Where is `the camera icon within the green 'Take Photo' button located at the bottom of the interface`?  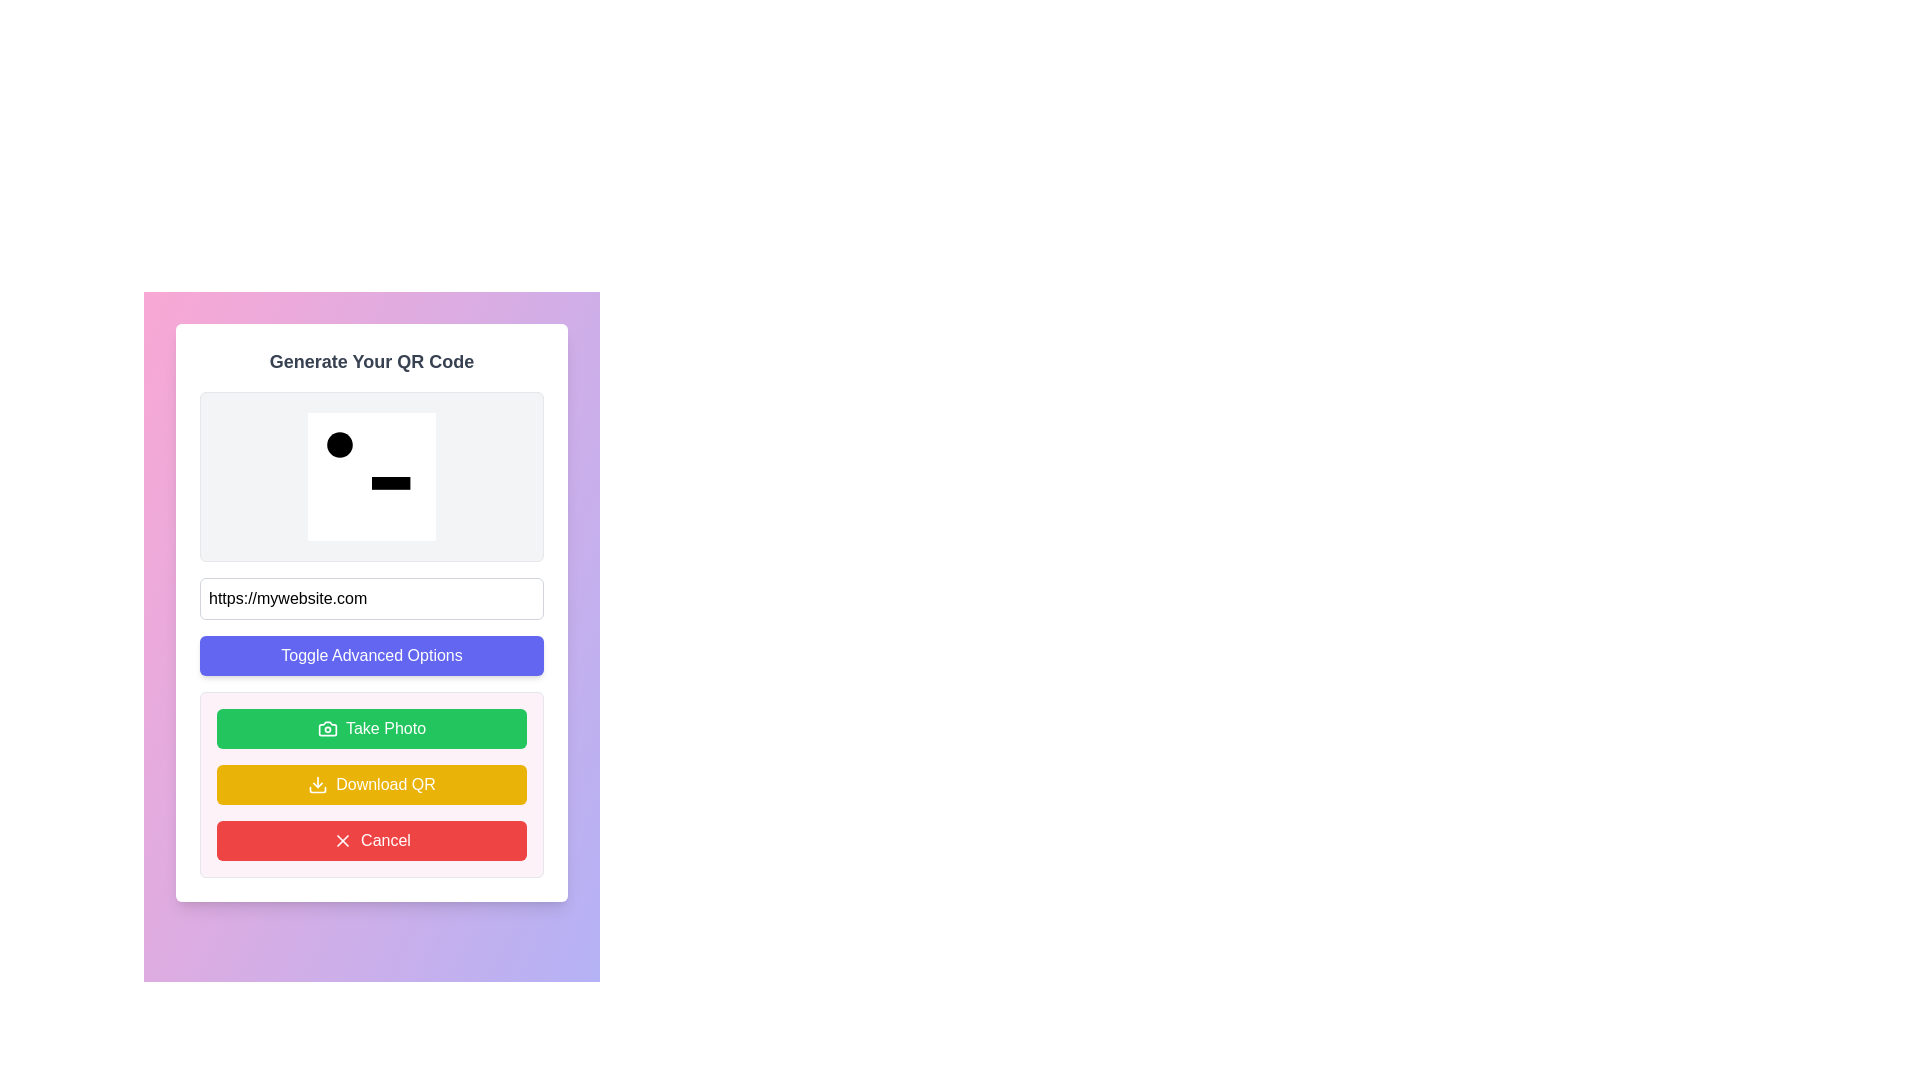
the camera icon within the green 'Take Photo' button located at the bottom of the interface is located at coordinates (327, 729).